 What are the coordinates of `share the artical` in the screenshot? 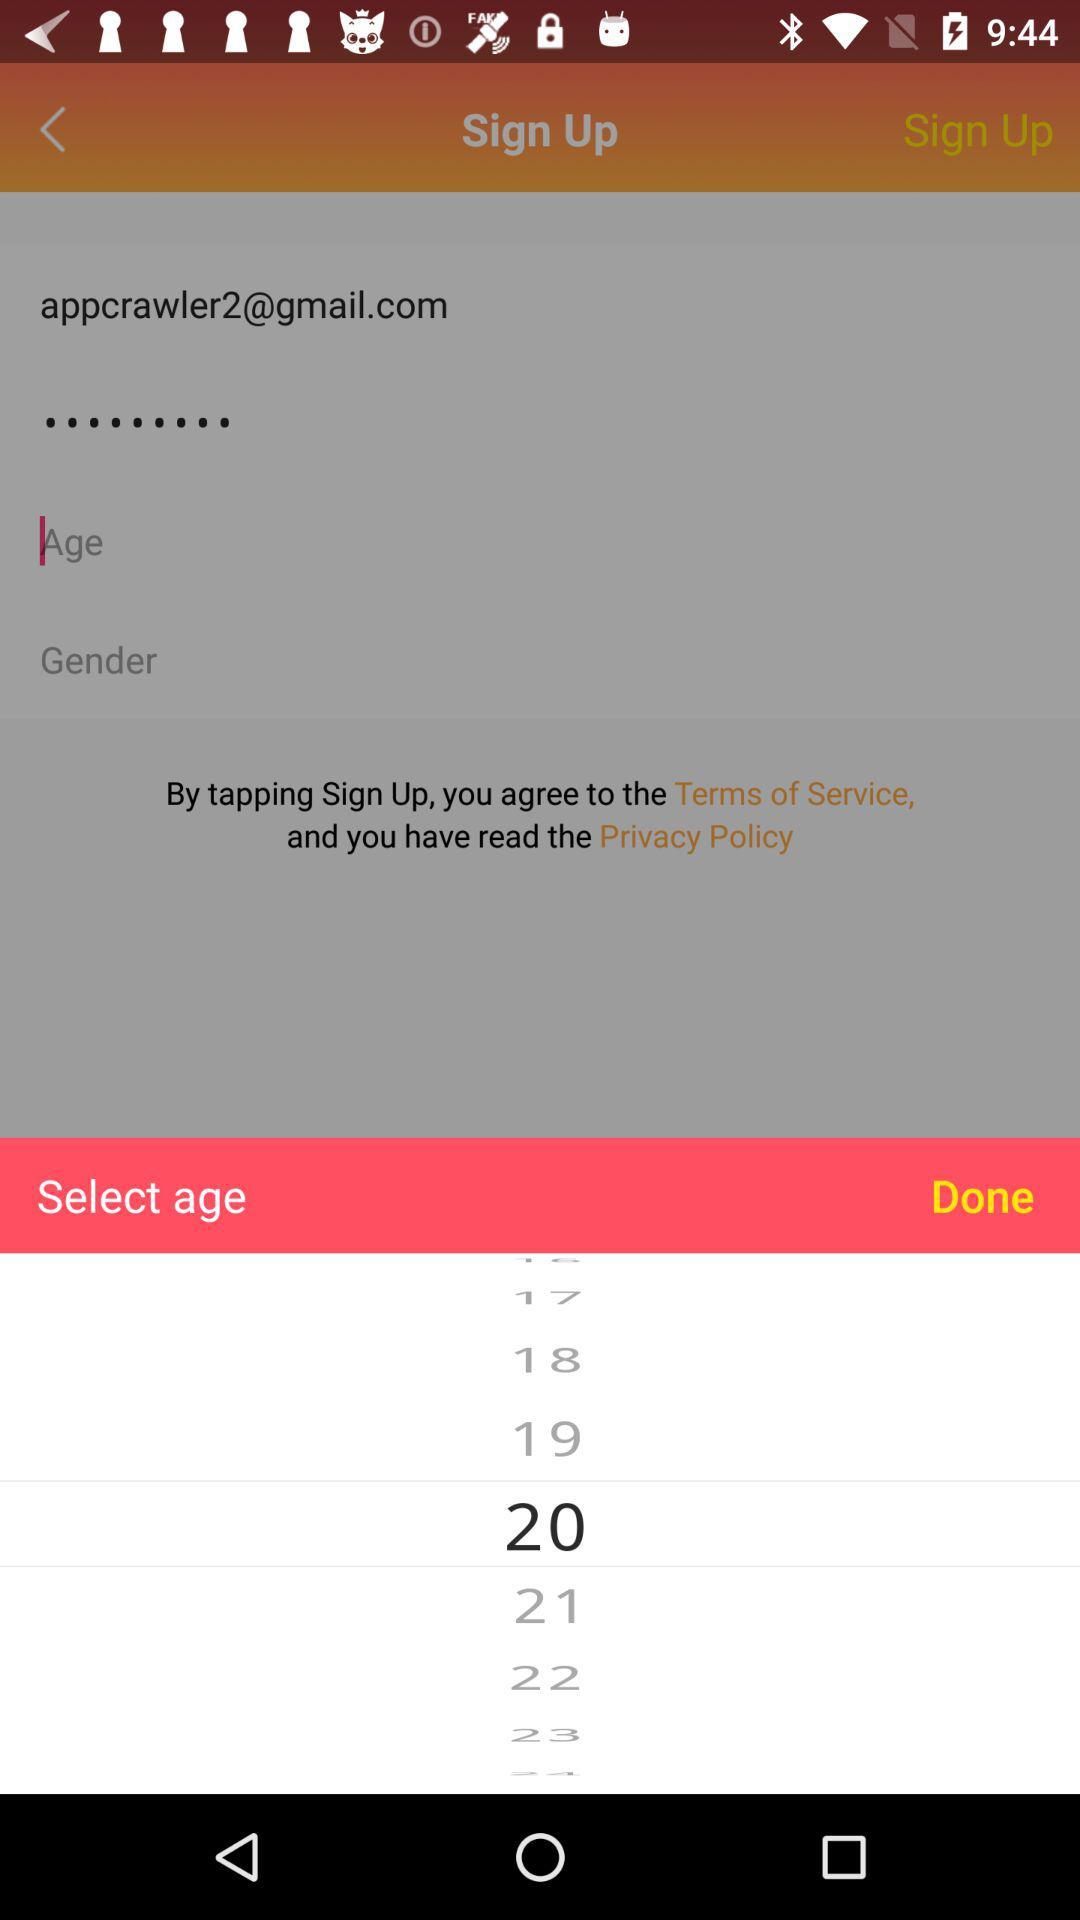 It's located at (540, 659).